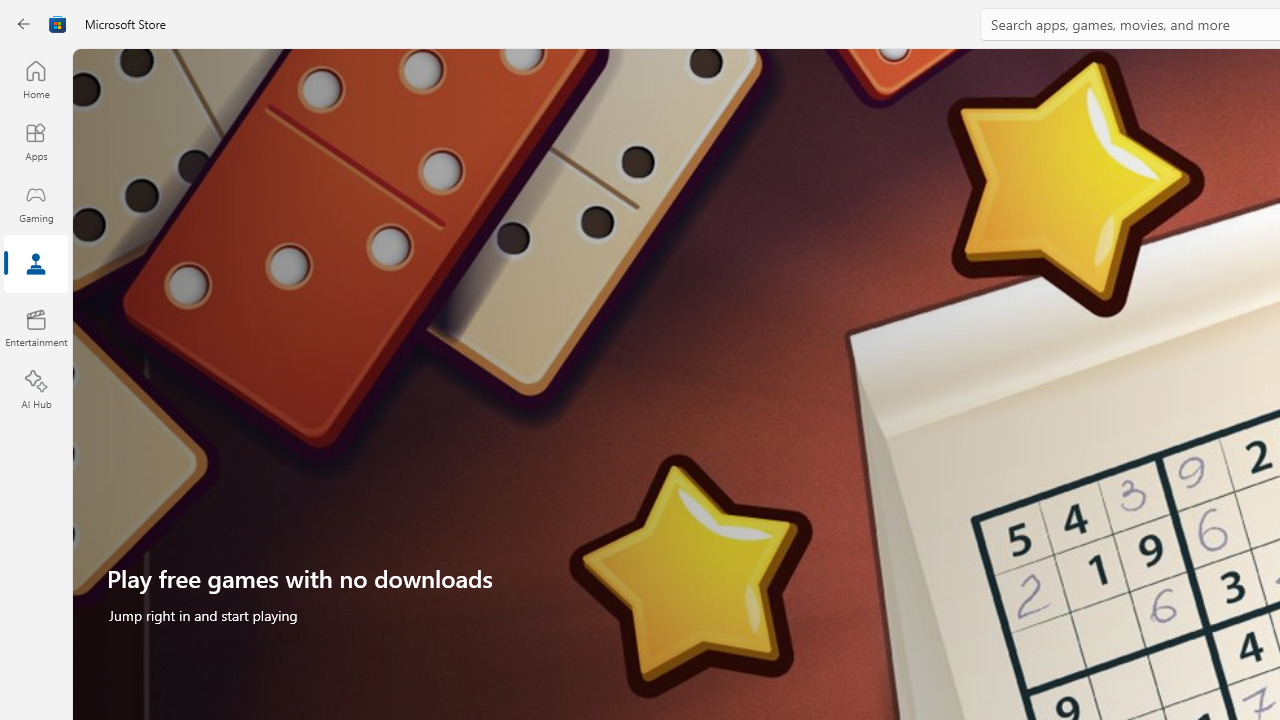 The height and width of the screenshot is (720, 1280). Describe the element at coordinates (24, 24) in the screenshot. I see `'Back'` at that location.